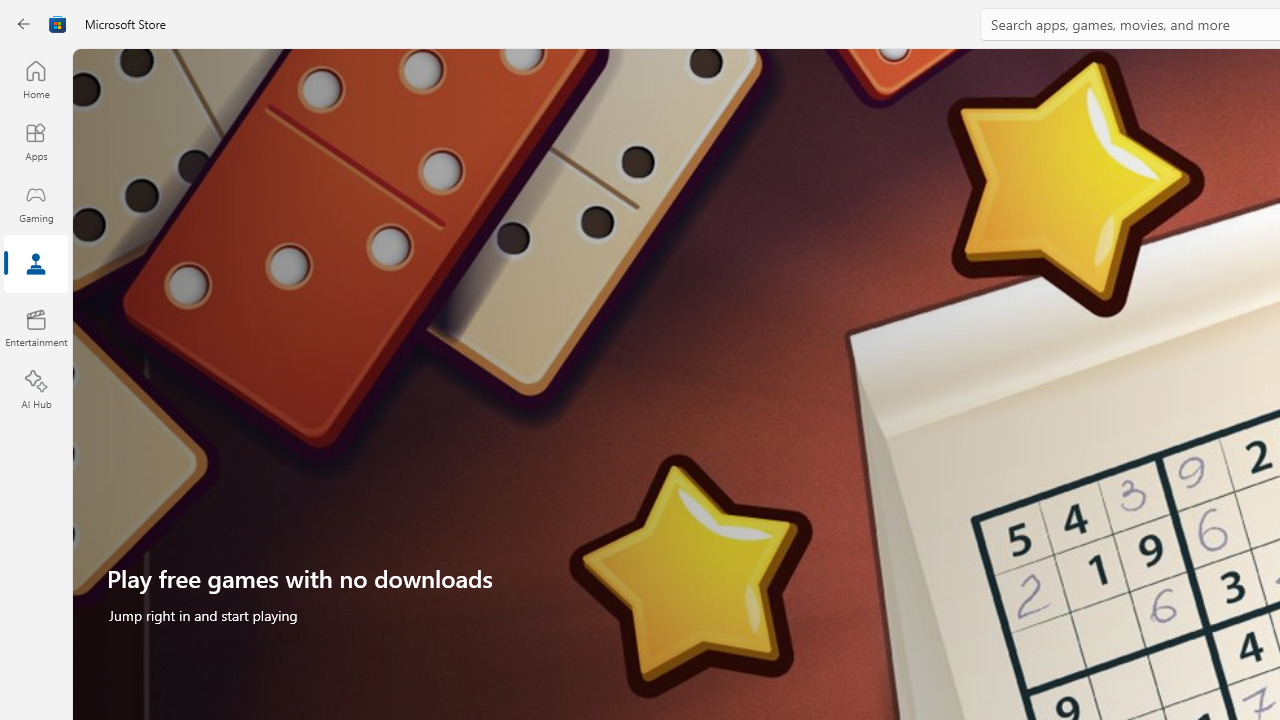 The height and width of the screenshot is (720, 1280). Describe the element at coordinates (24, 24) in the screenshot. I see `'Back'` at that location.